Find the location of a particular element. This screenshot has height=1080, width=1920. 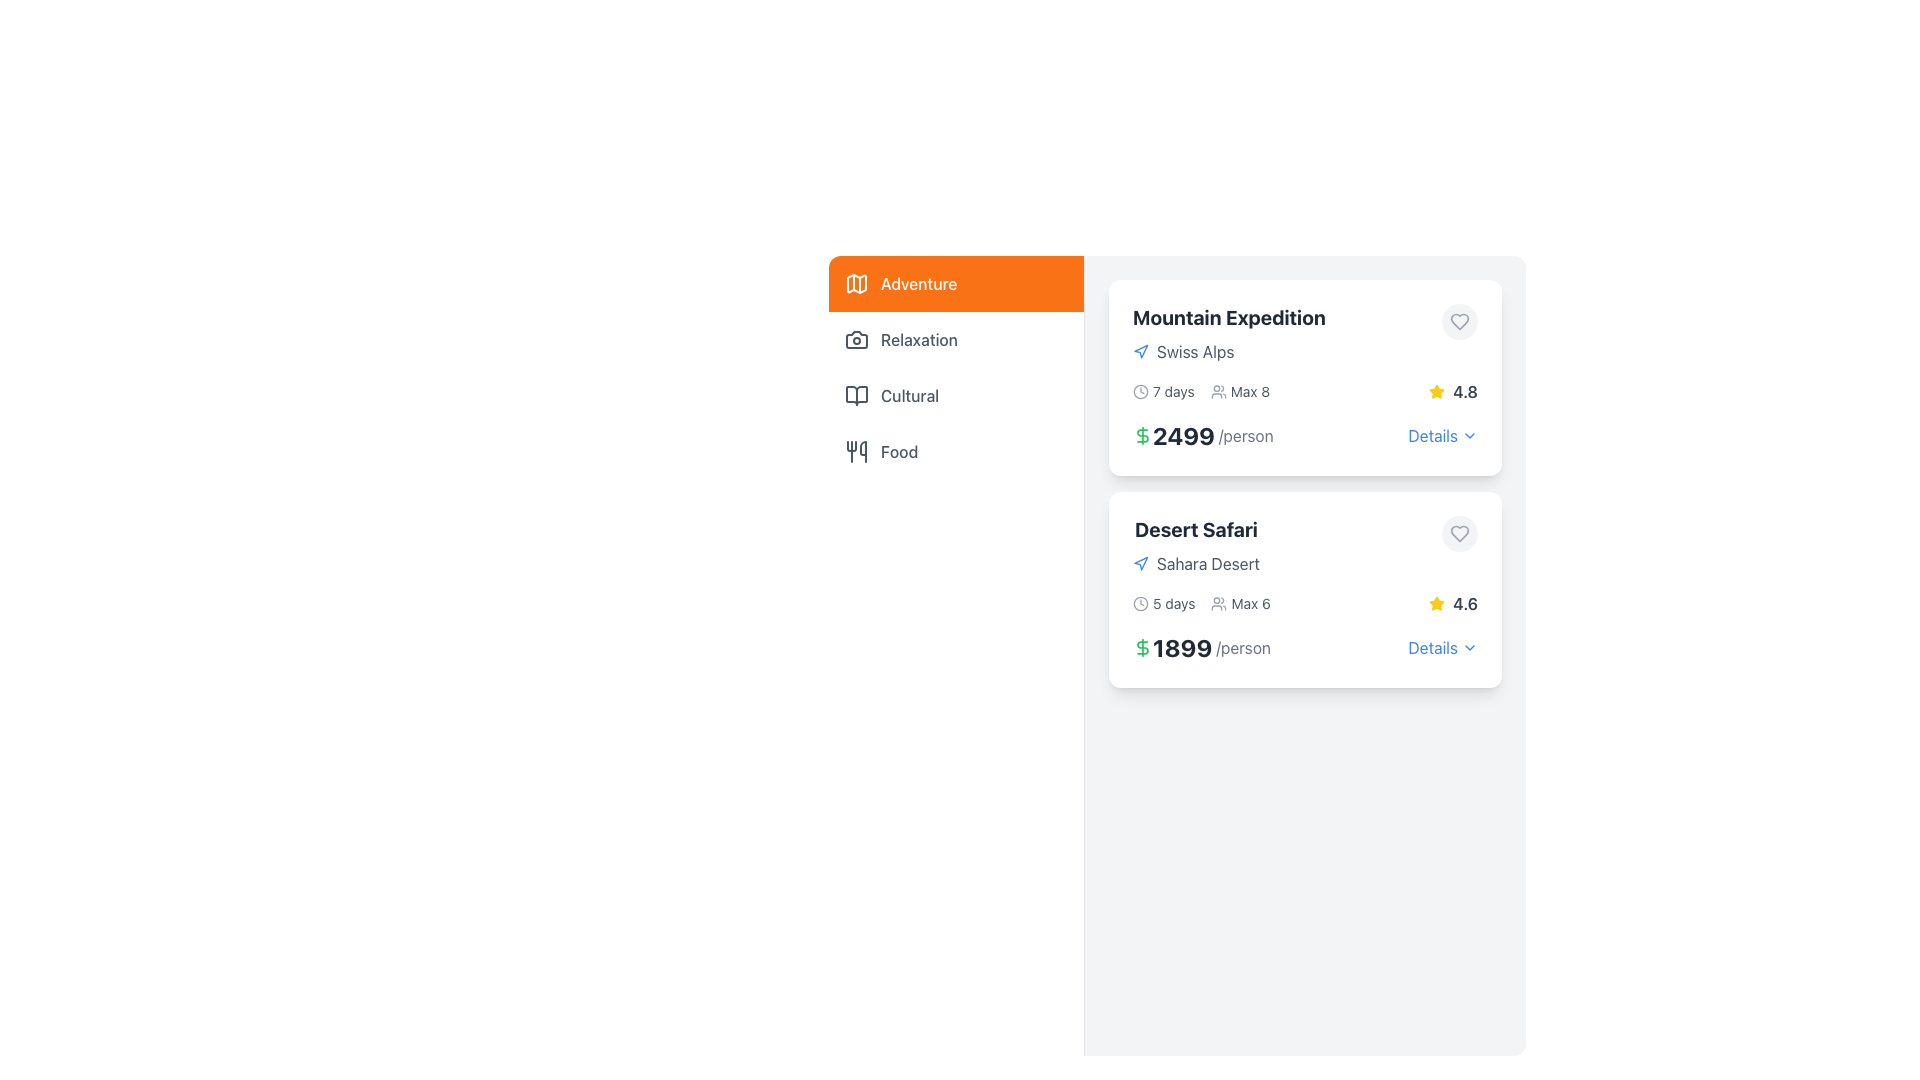

the bolded numeric label displaying '4.6' that is styled with a medium-dark gray color, located beside the yellow star icon in the travel package card for 'Desert Safari' is located at coordinates (1465, 603).